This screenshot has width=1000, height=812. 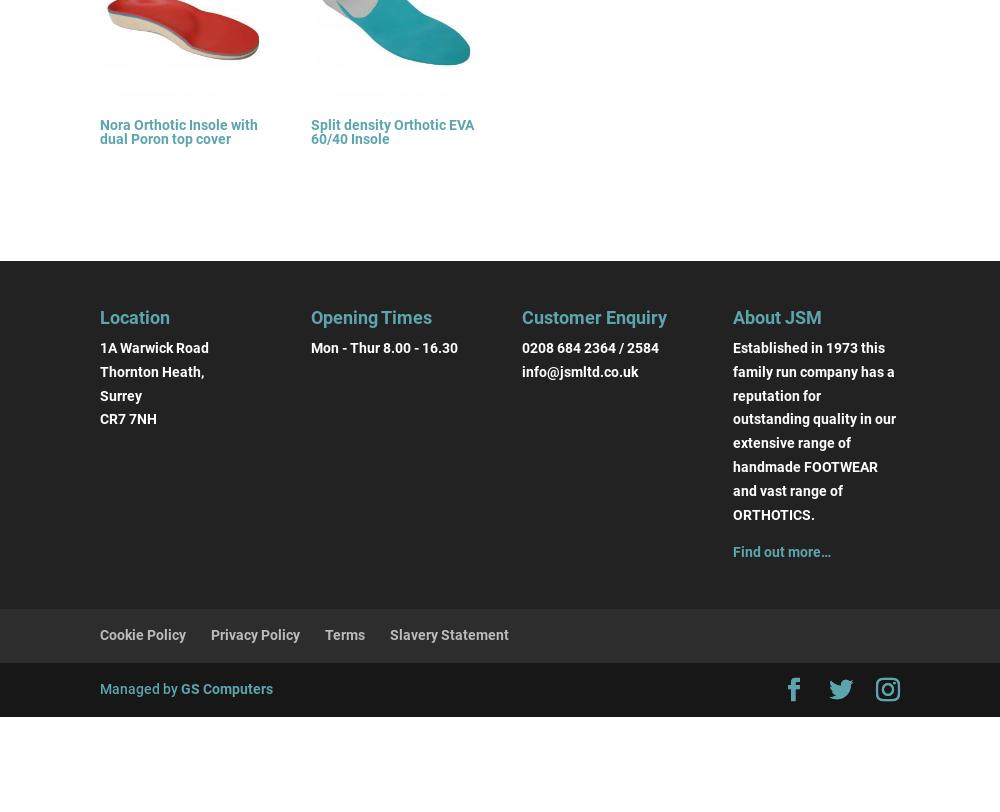 What do you see at coordinates (777, 316) in the screenshot?
I see `'About JSM'` at bounding box center [777, 316].